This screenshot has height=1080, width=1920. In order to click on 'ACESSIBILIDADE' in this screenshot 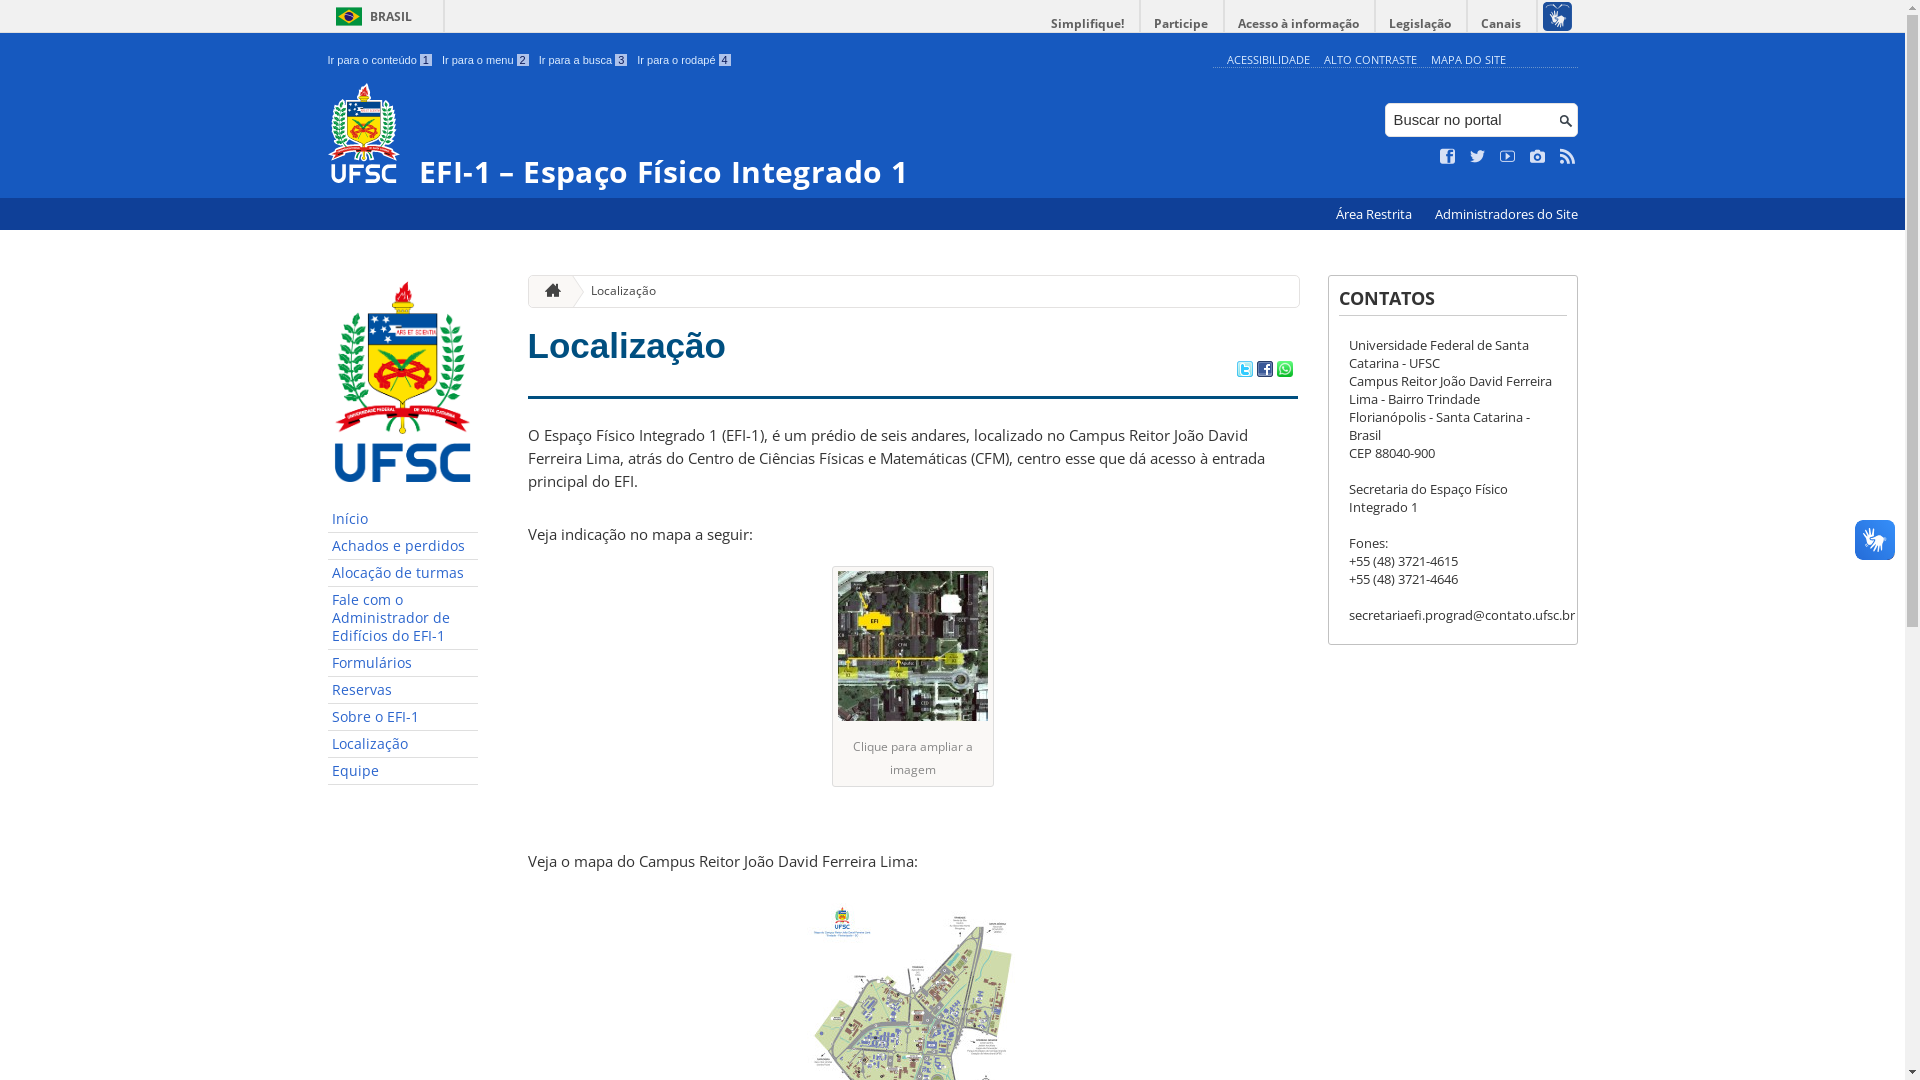, I will do `click(1224, 58)`.